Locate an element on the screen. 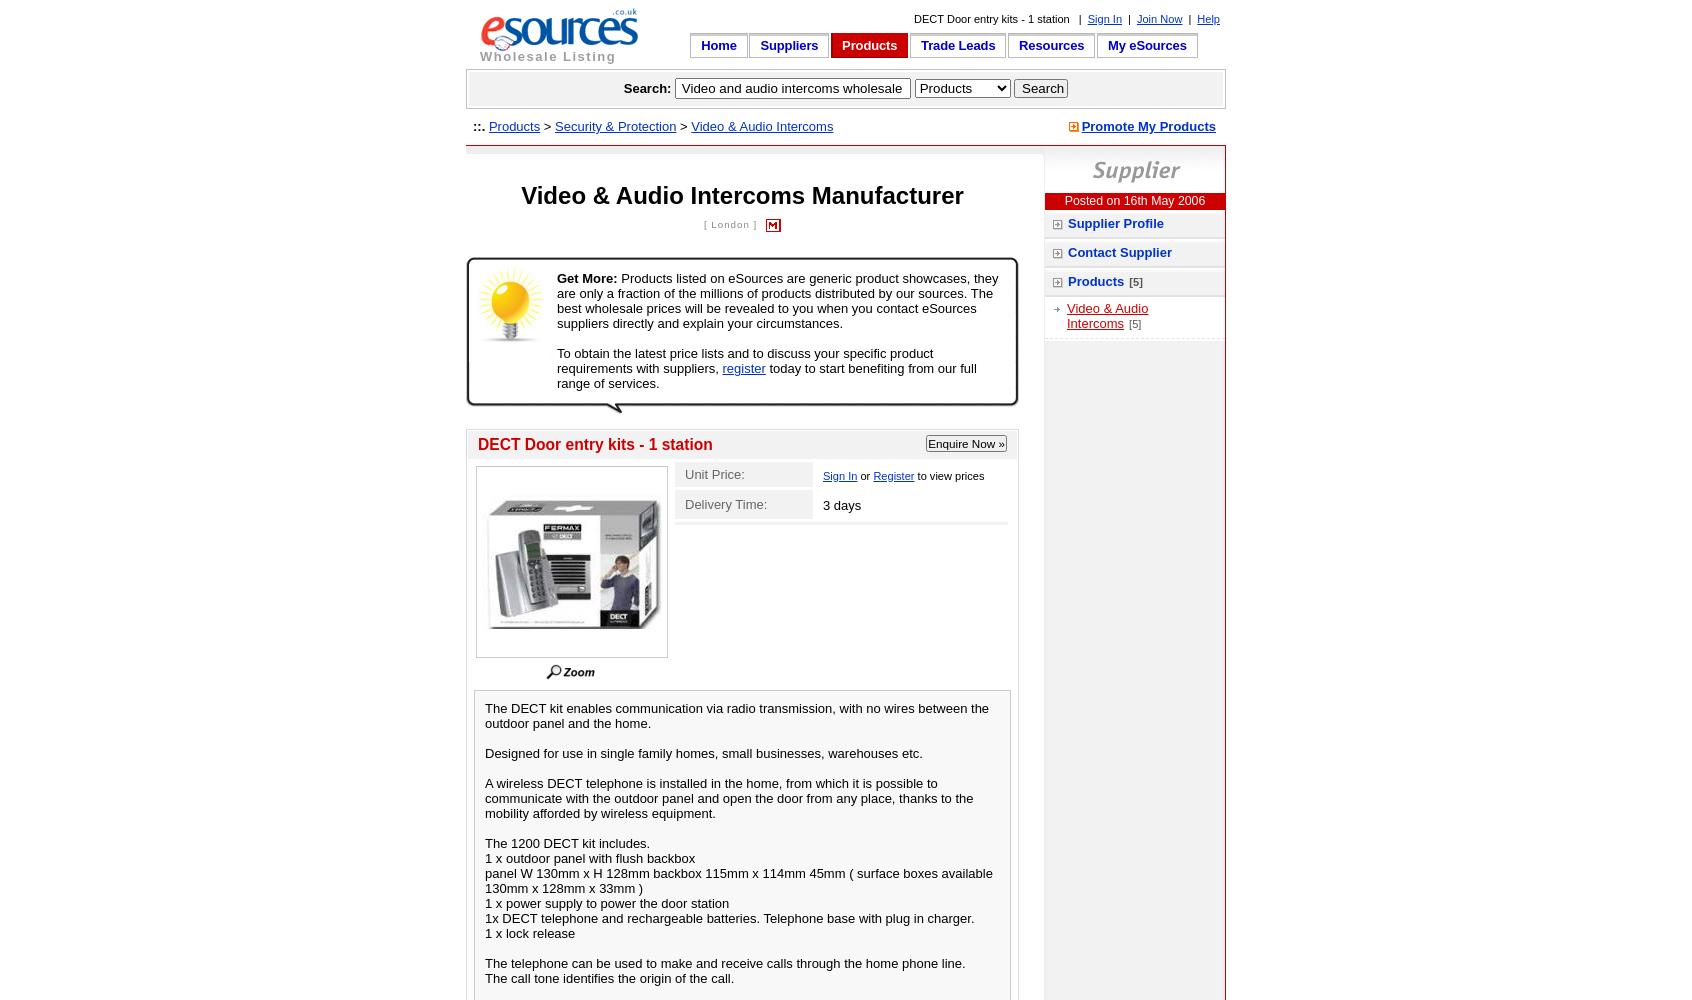 Image resolution: width=1692 pixels, height=1000 pixels. 'Help' is located at coordinates (1195, 19).